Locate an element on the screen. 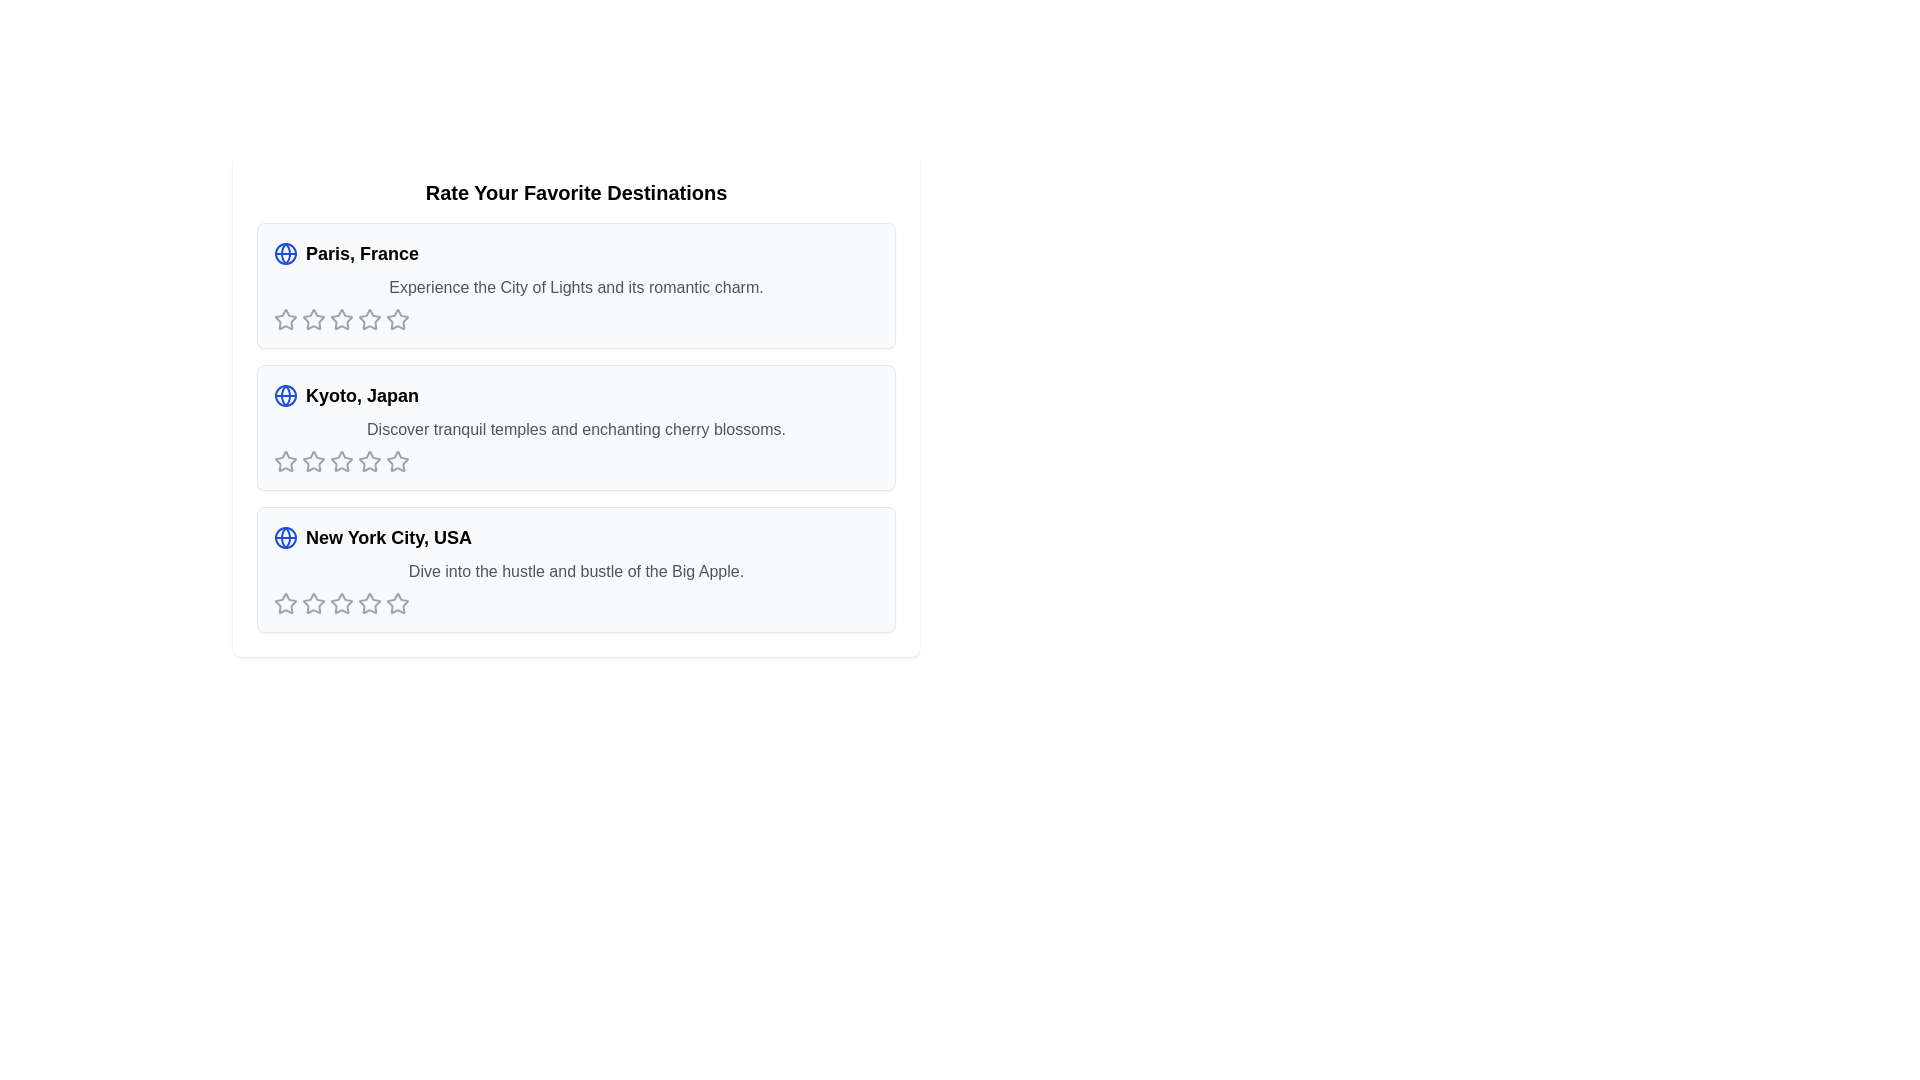  the second star from the left in the rating system under the 'New York City, USA' section to rate it is located at coordinates (369, 602).